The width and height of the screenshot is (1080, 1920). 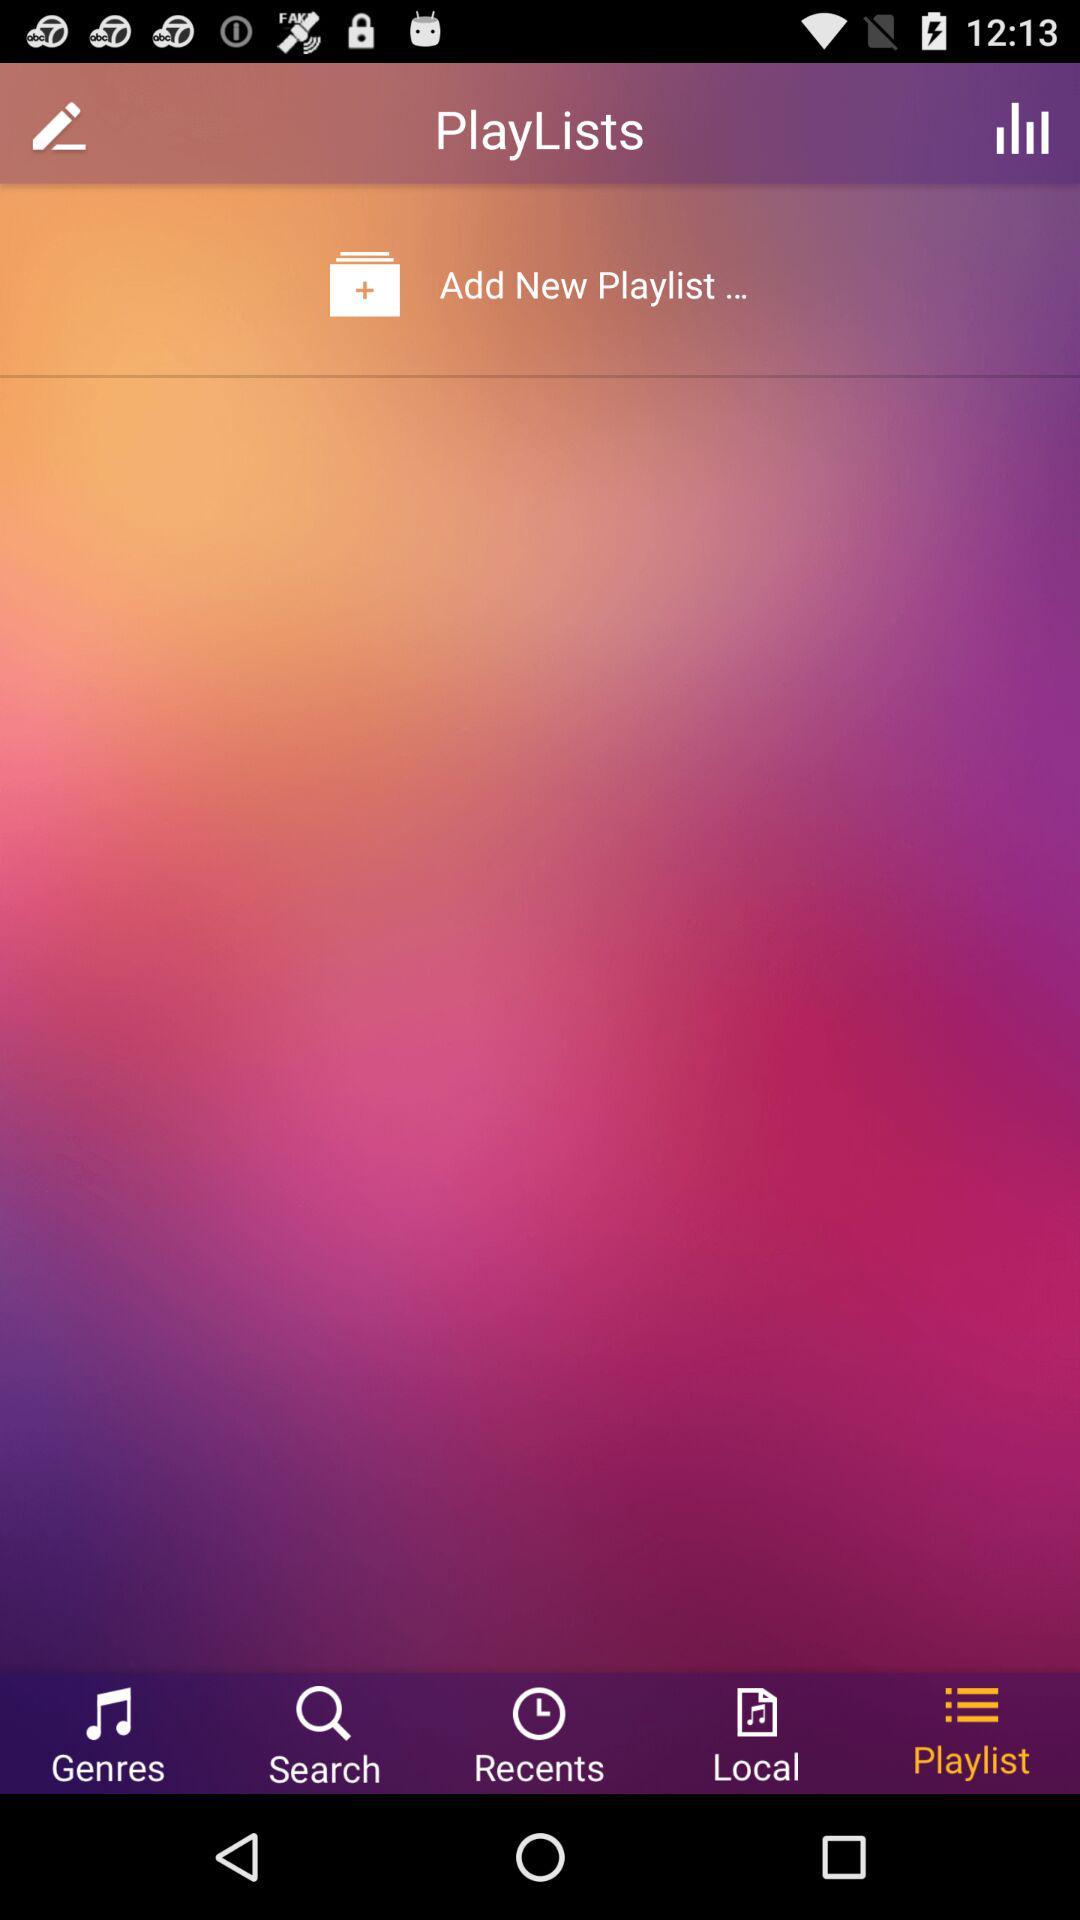 I want to click on the pause icon, so click(x=1022, y=136).